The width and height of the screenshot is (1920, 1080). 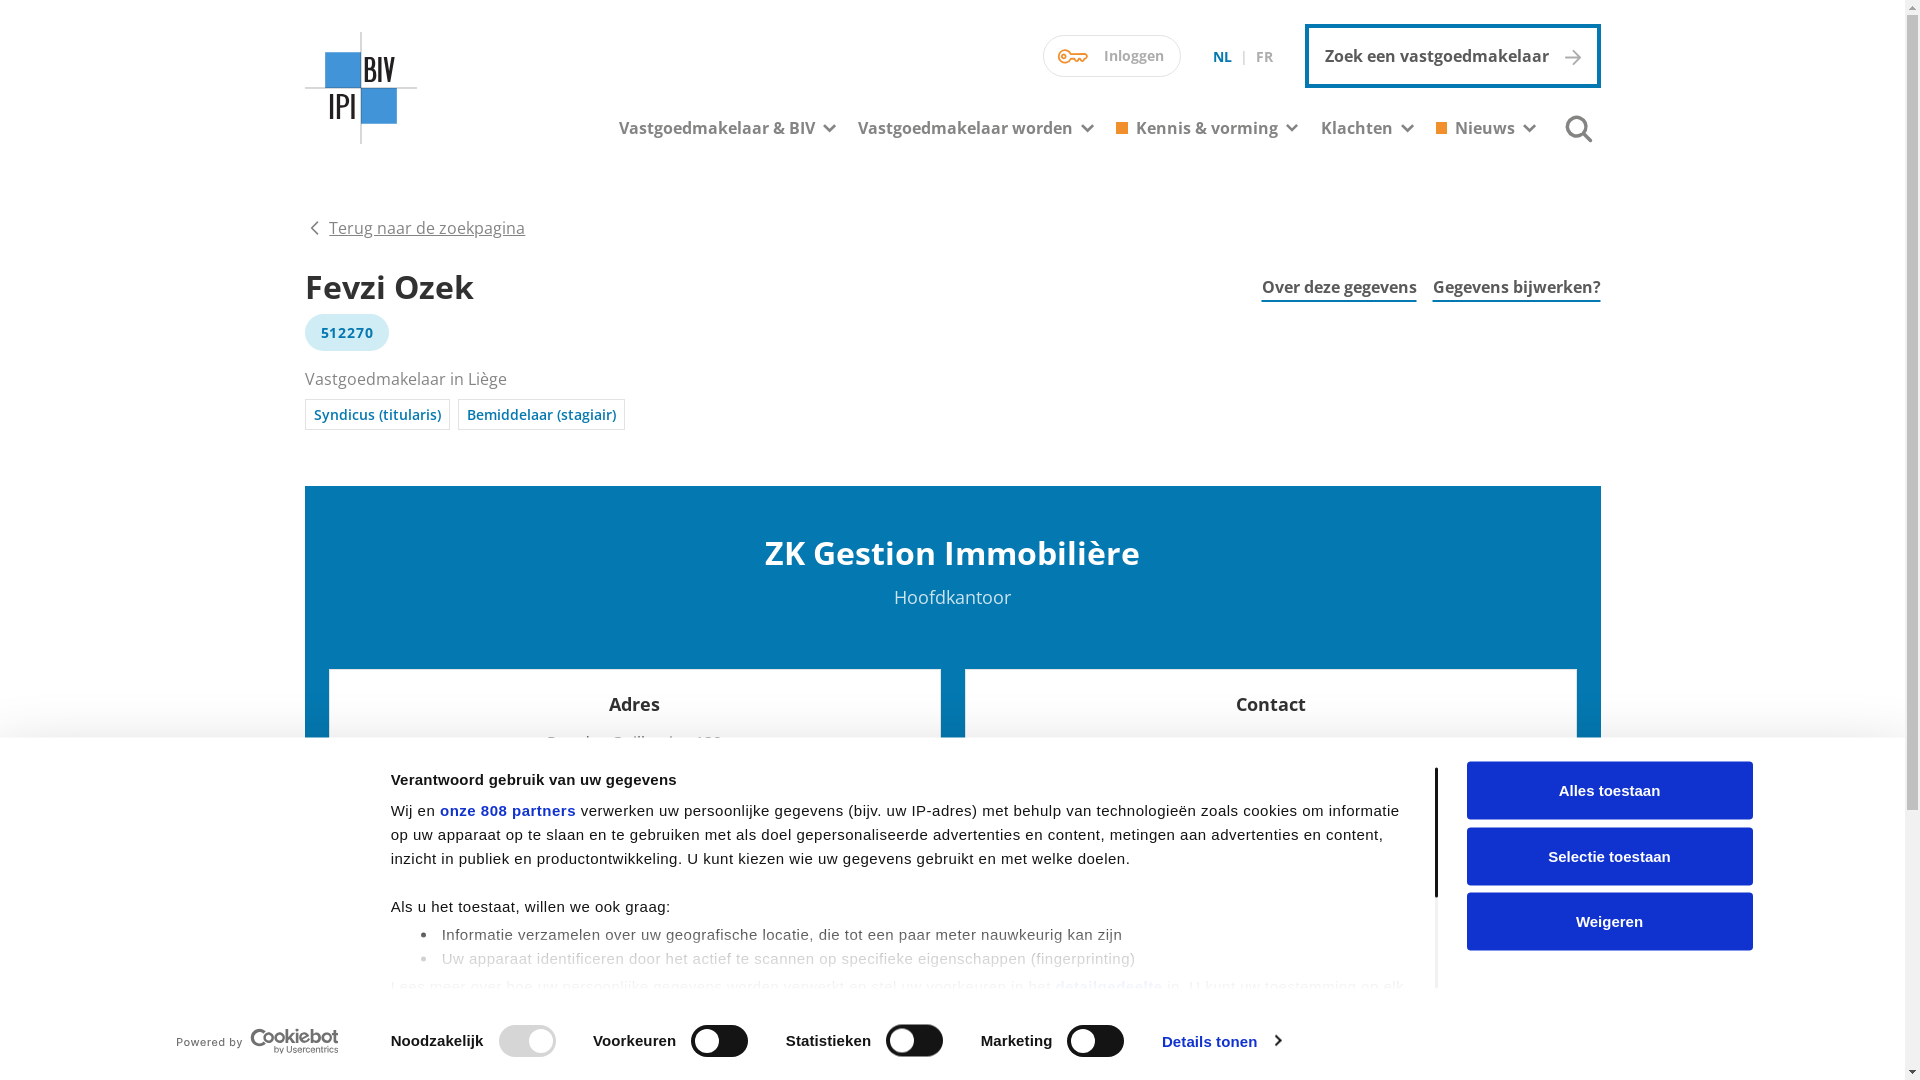 I want to click on 'NL', so click(x=1220, y=55).